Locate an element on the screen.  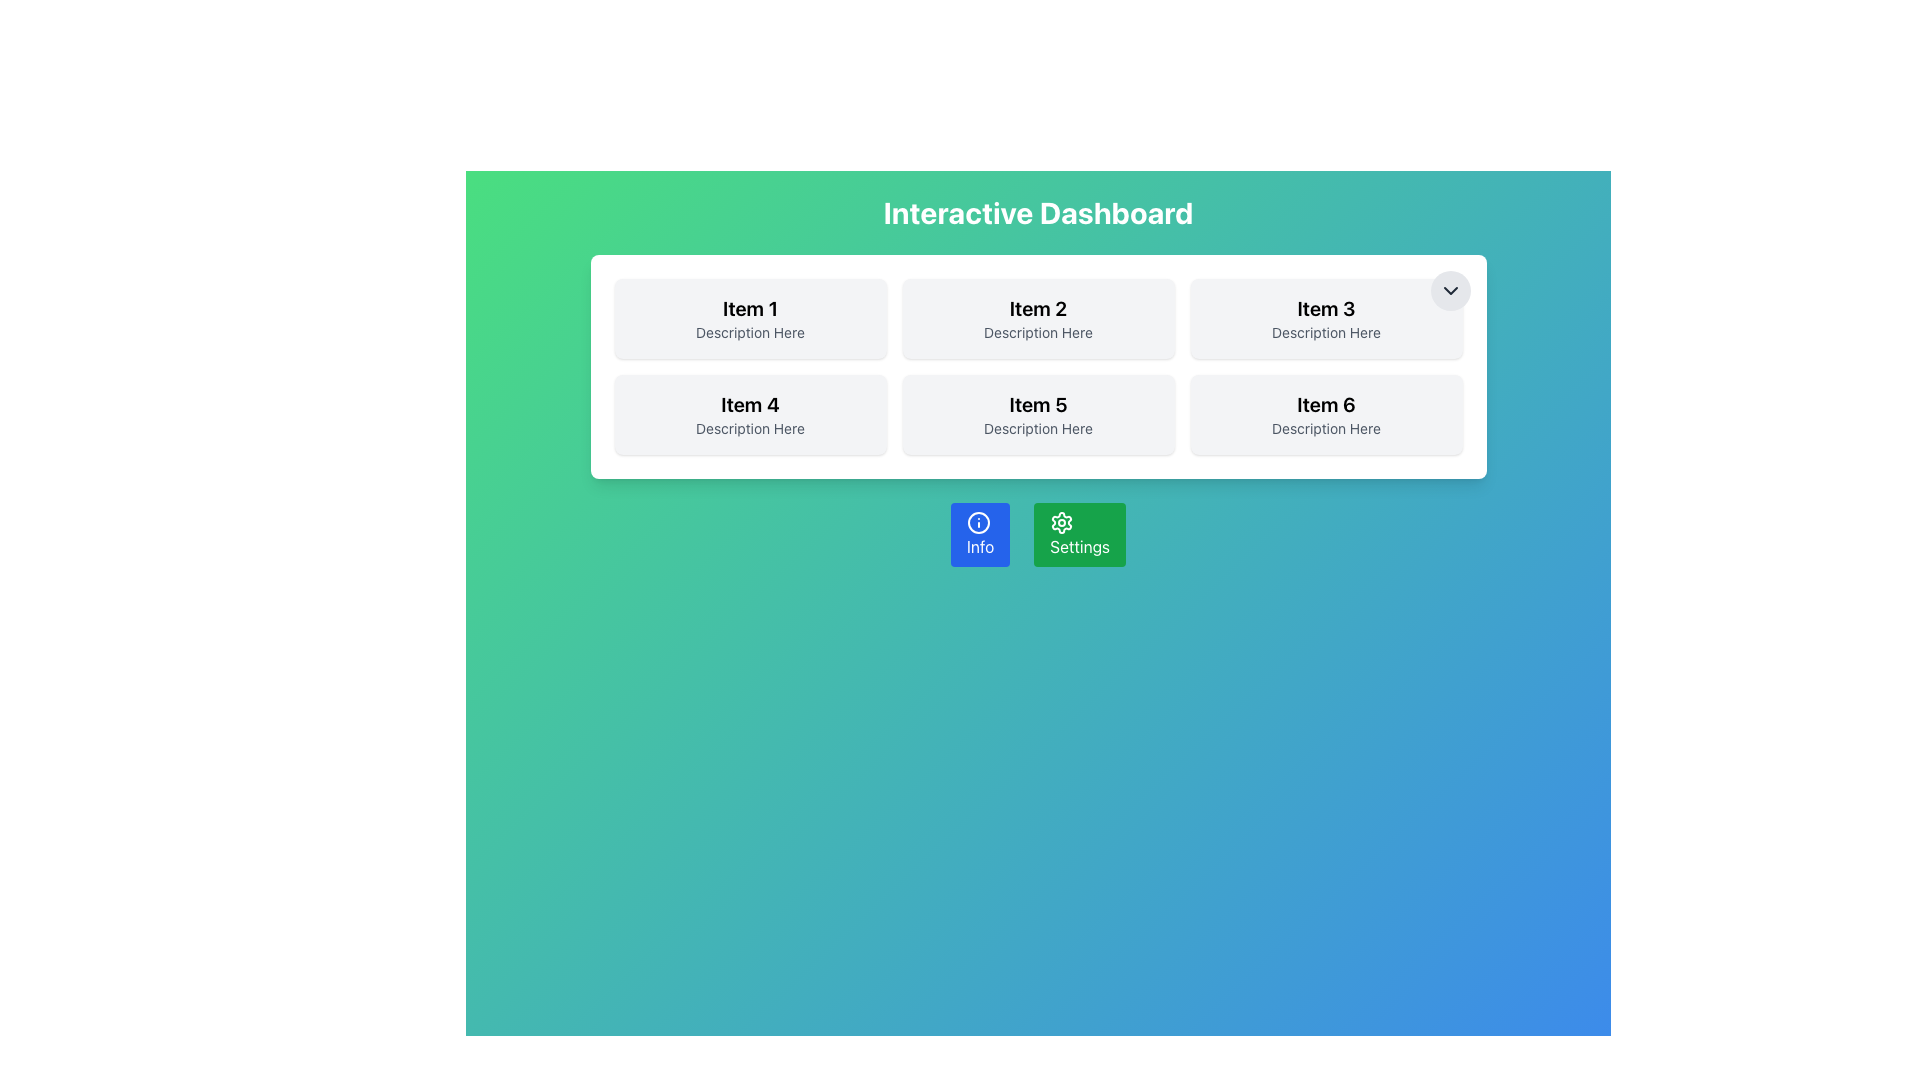
the static text label providing context for 'Item 2', located below its title in the top row, middle column of the grid is located at coordinates (1038, 331).